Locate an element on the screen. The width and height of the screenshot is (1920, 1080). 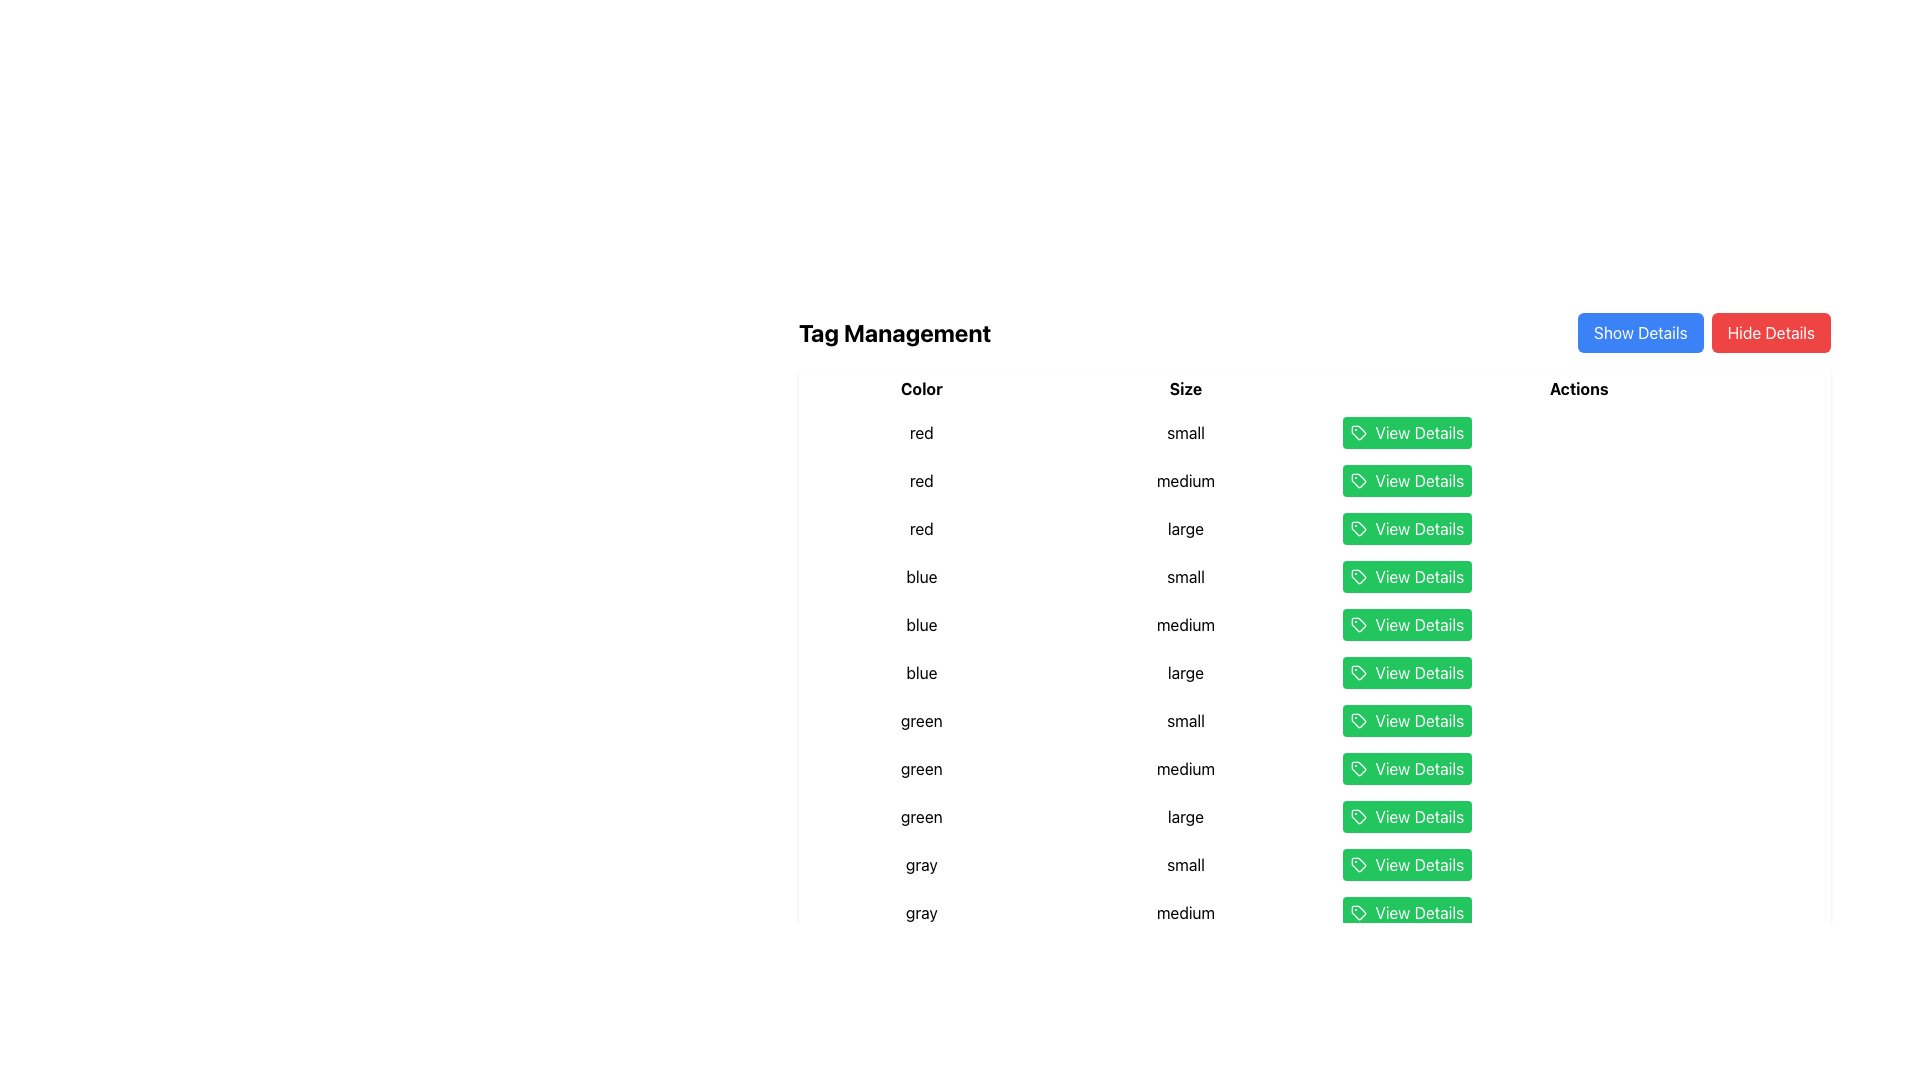
the tag icon located in the 'Actions' column of the table row for the 'blue - medium' item, which is part of the 'View Details' button is located at coordinates (1359, 623).